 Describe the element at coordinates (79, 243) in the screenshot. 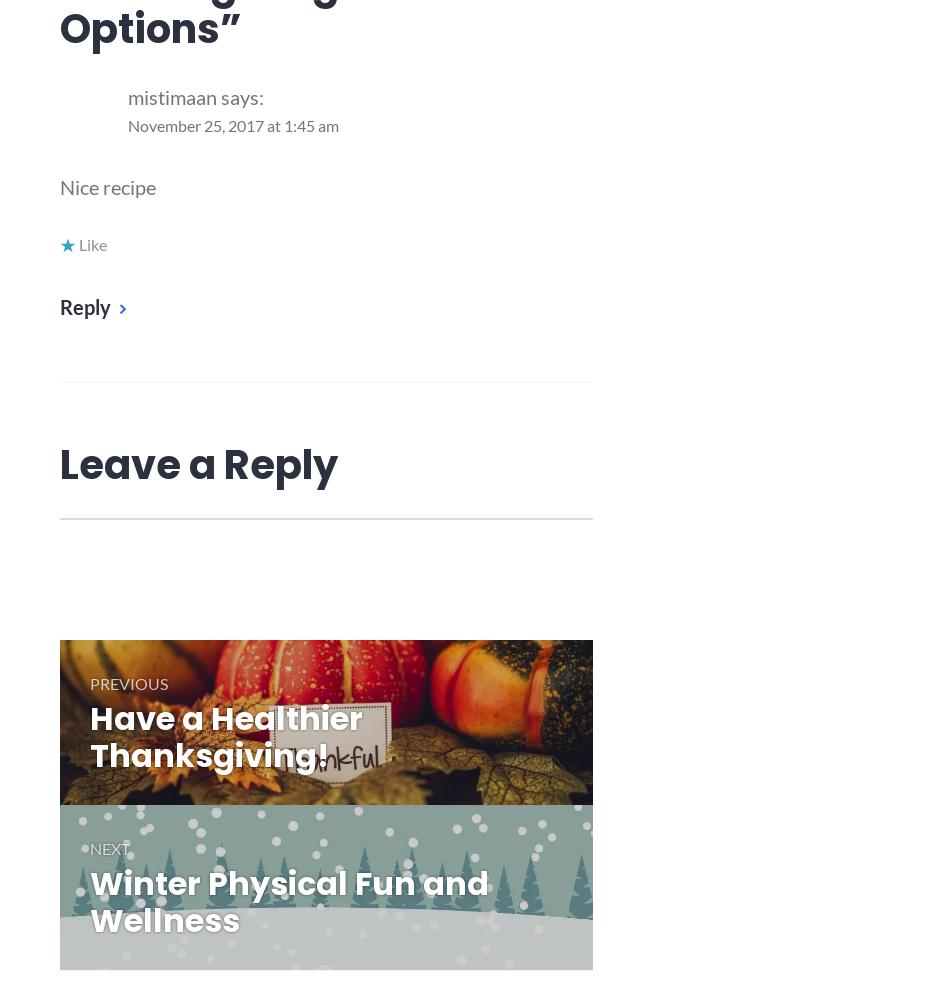

I see `'Like'` at that location.